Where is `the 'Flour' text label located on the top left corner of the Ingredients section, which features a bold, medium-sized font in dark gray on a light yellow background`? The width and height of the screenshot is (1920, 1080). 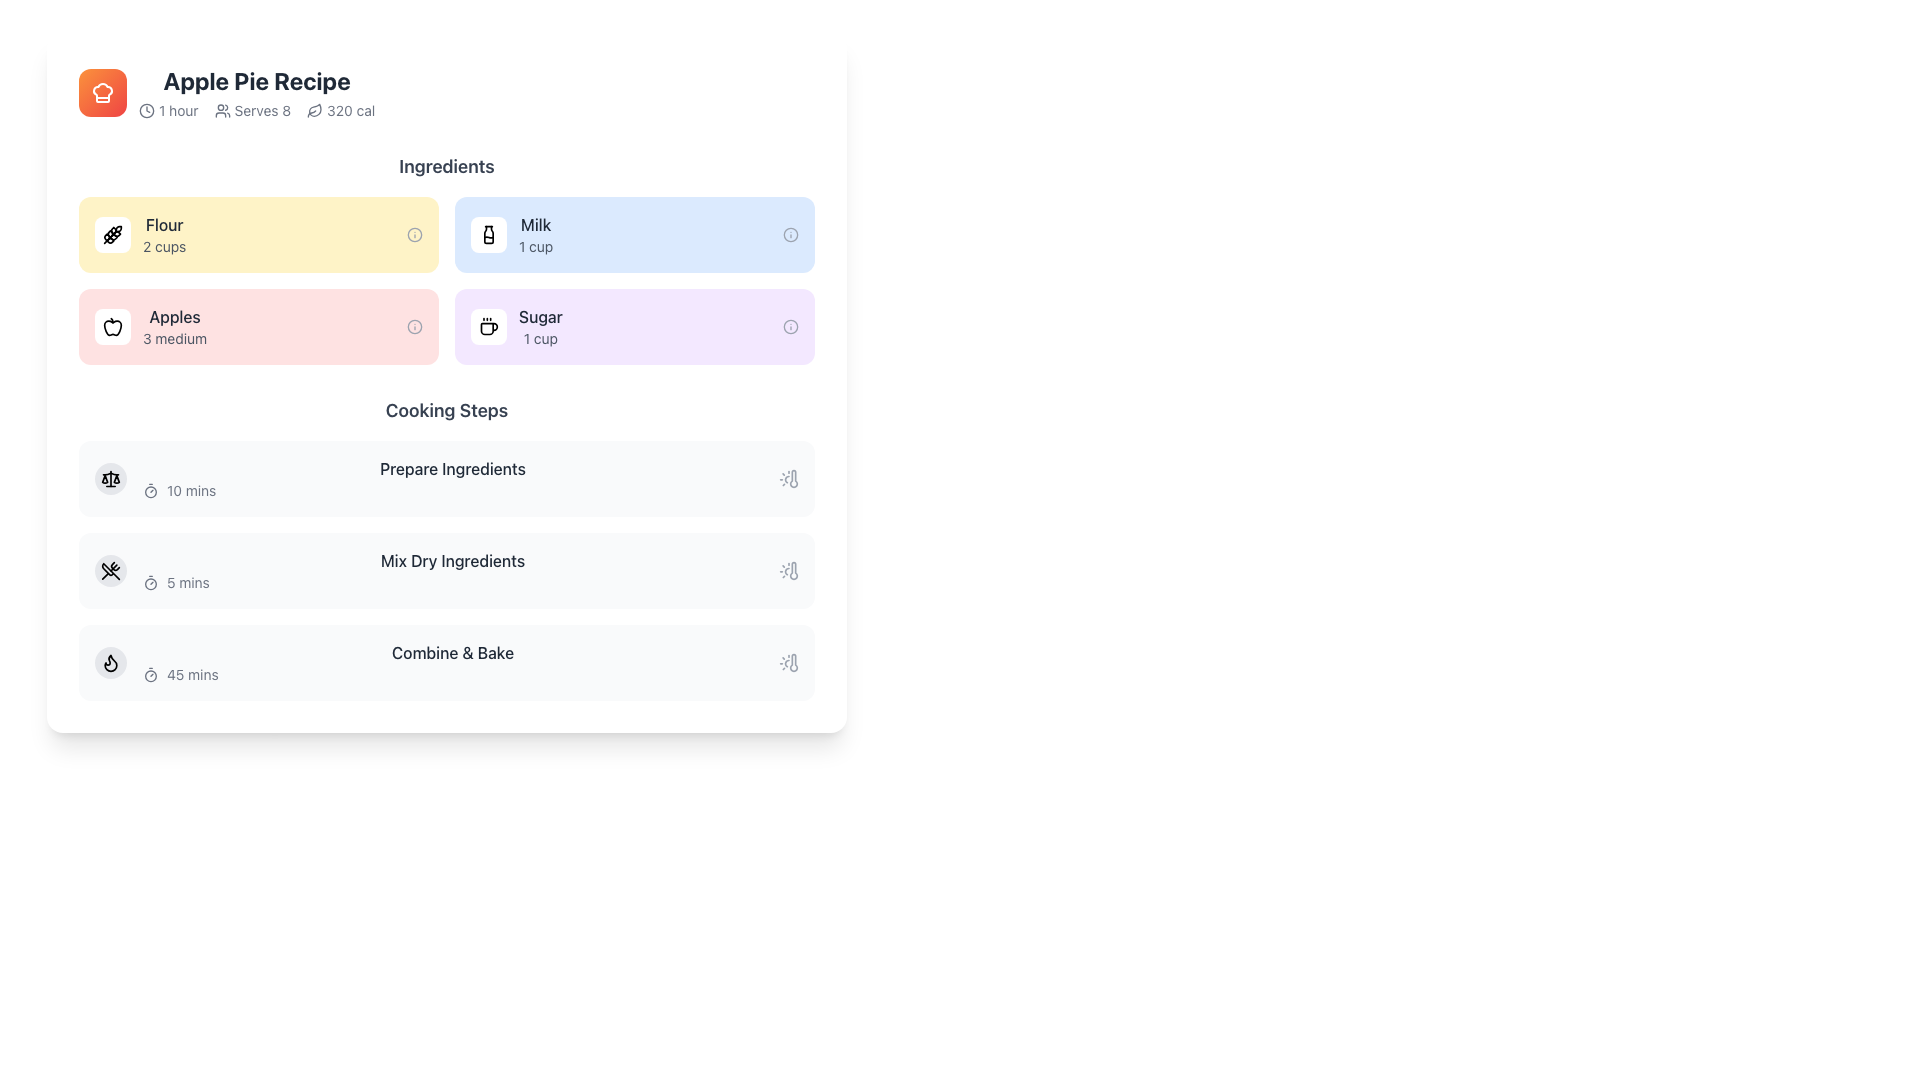
the 'Flour' text label located on the top left corner of the Ingredients section, which features a bold, medium-sized font in dark gray on a light yellow background is located at coordinates (164, 224).